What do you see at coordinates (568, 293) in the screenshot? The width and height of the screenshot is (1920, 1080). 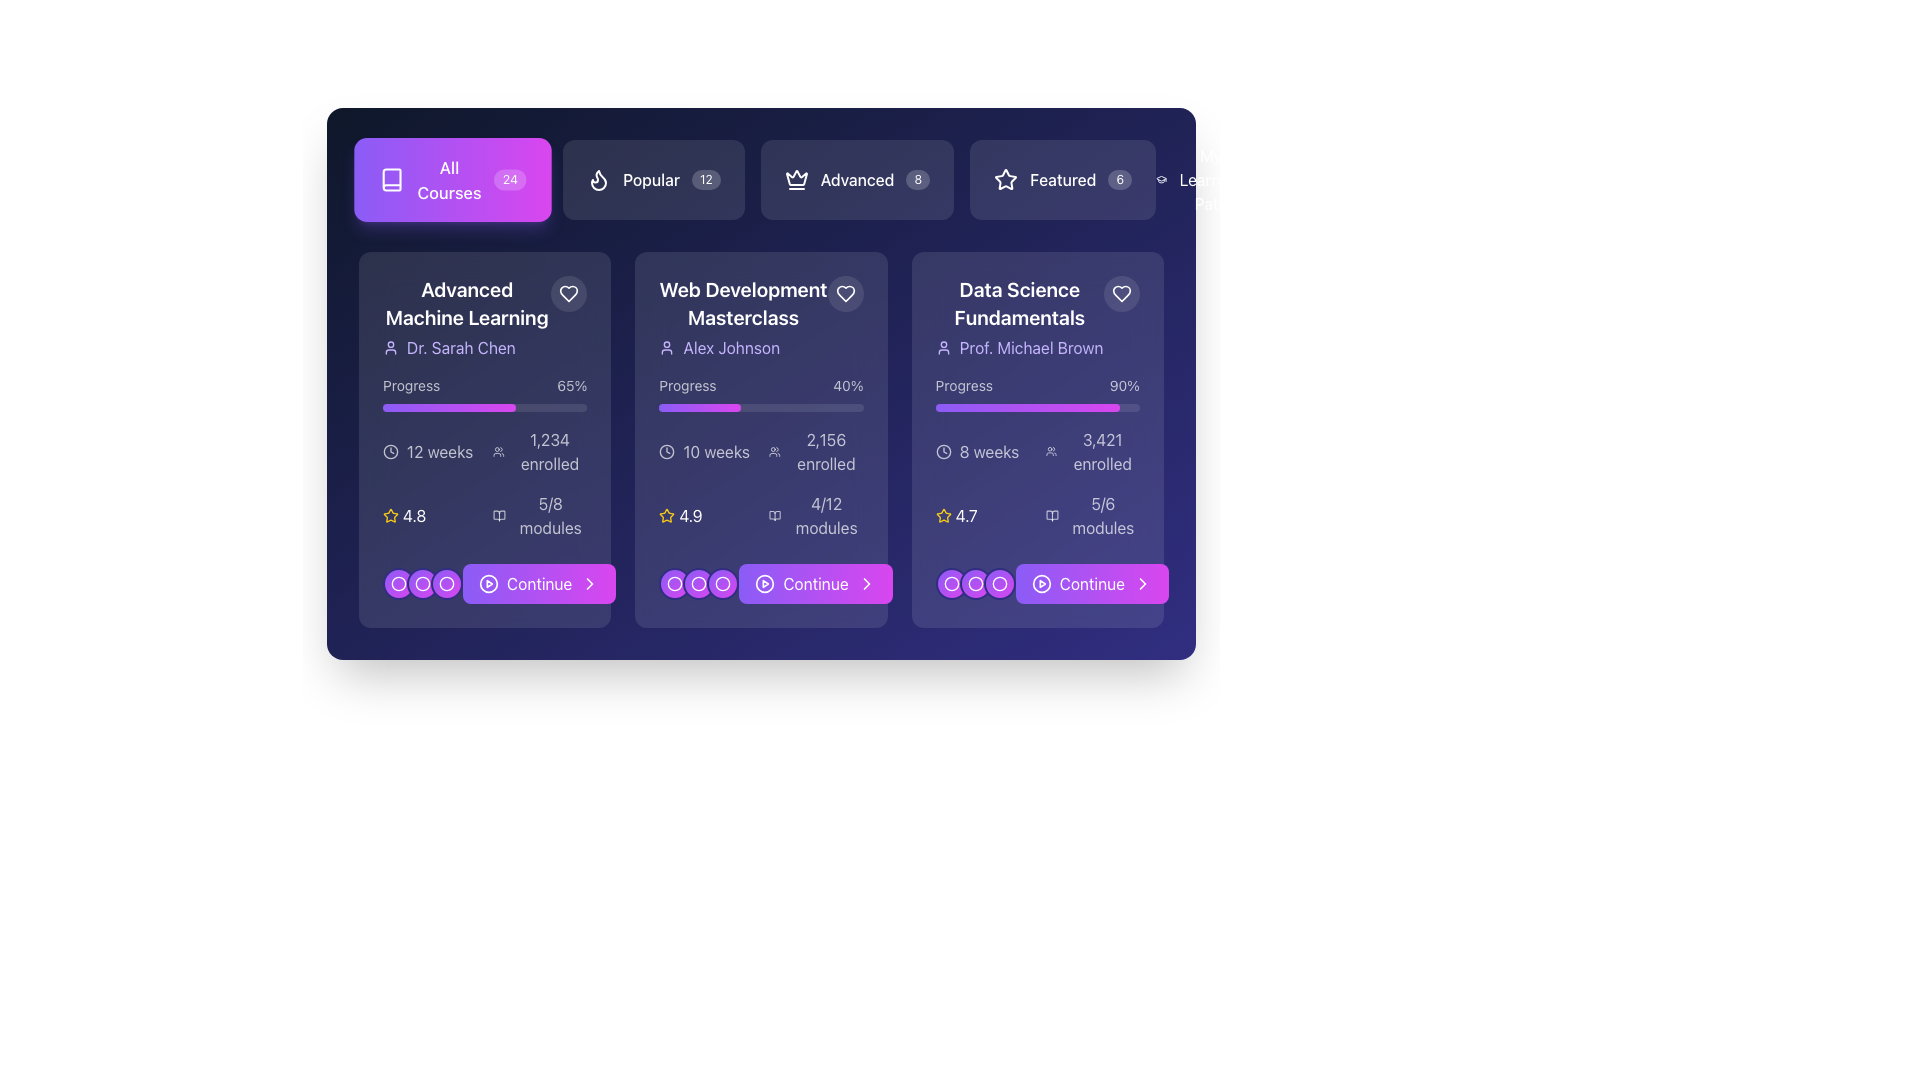 I see `the heart icon in the upper-right section of the 'Advanced Machine Learning' course card` at bounding box center [568, 293].